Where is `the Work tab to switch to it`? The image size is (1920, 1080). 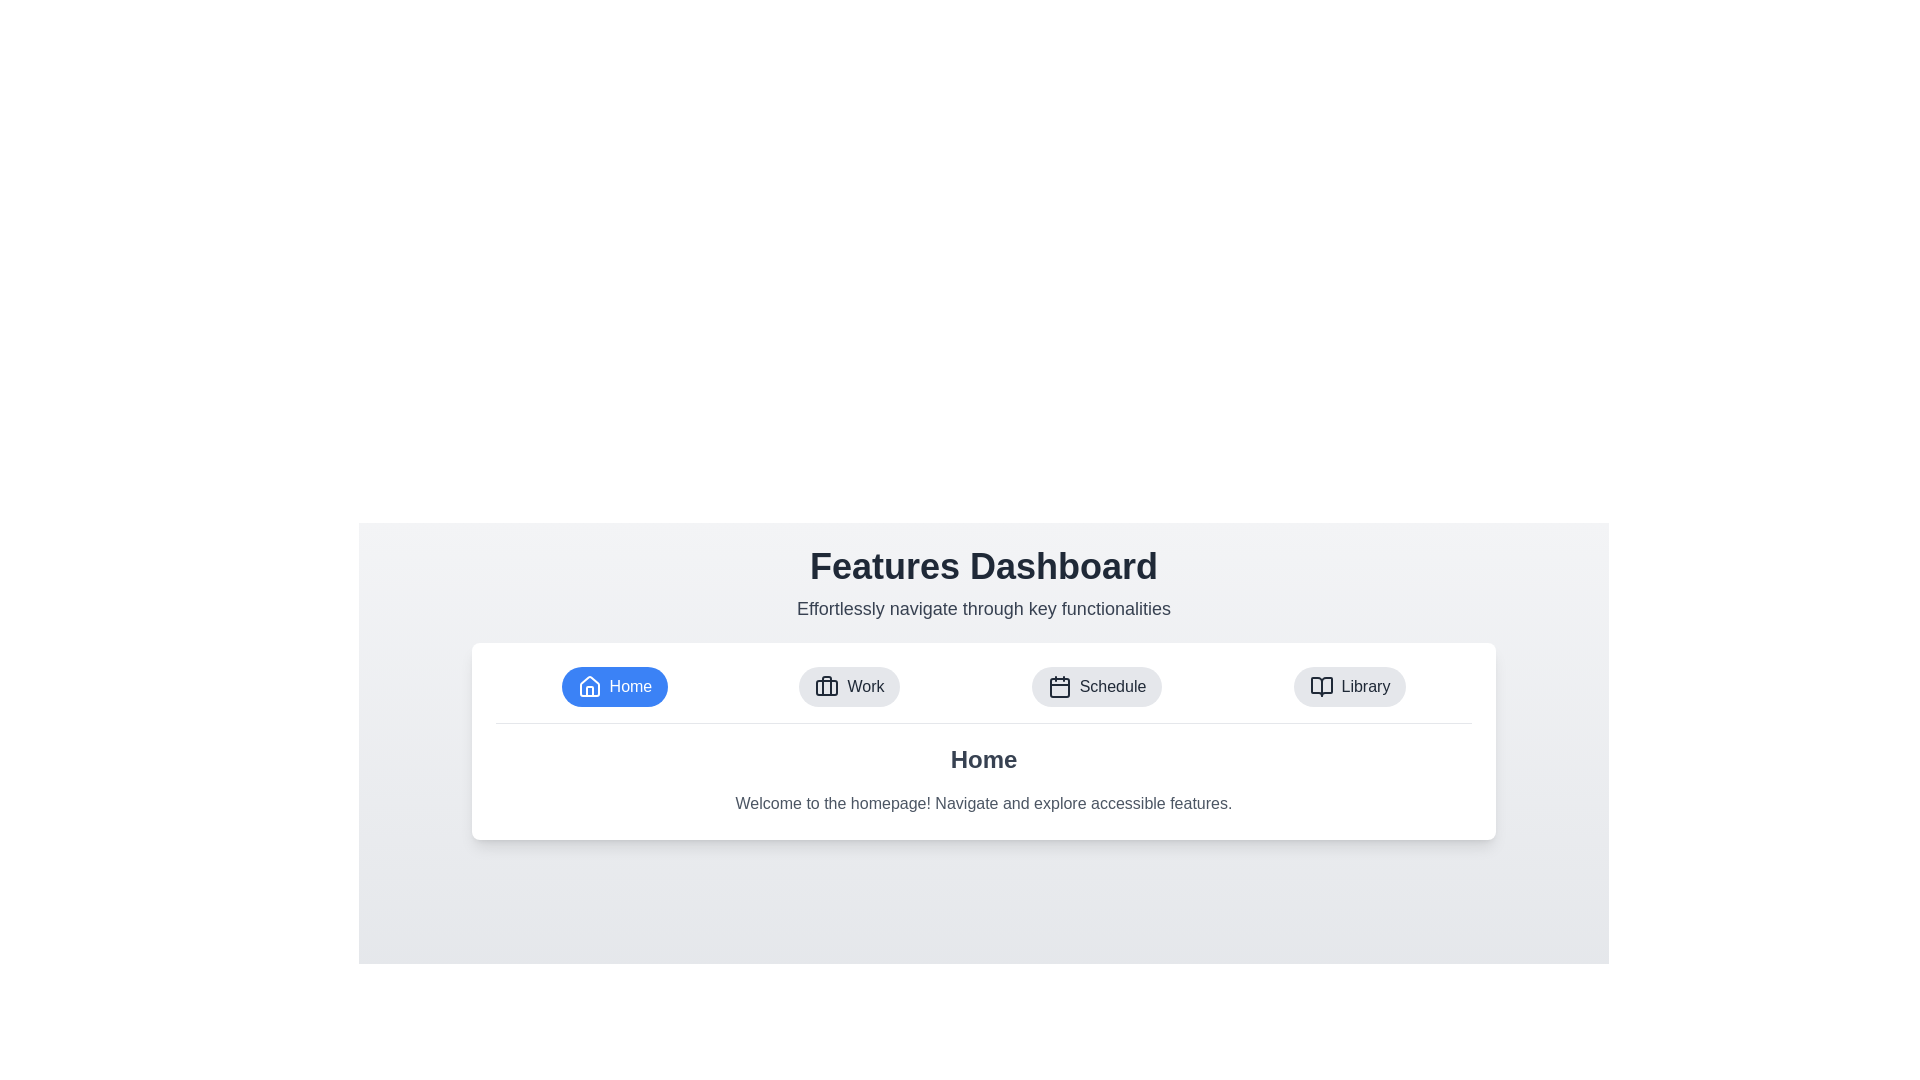
the Work tab to switch to it is located at coordinates (849, 685).